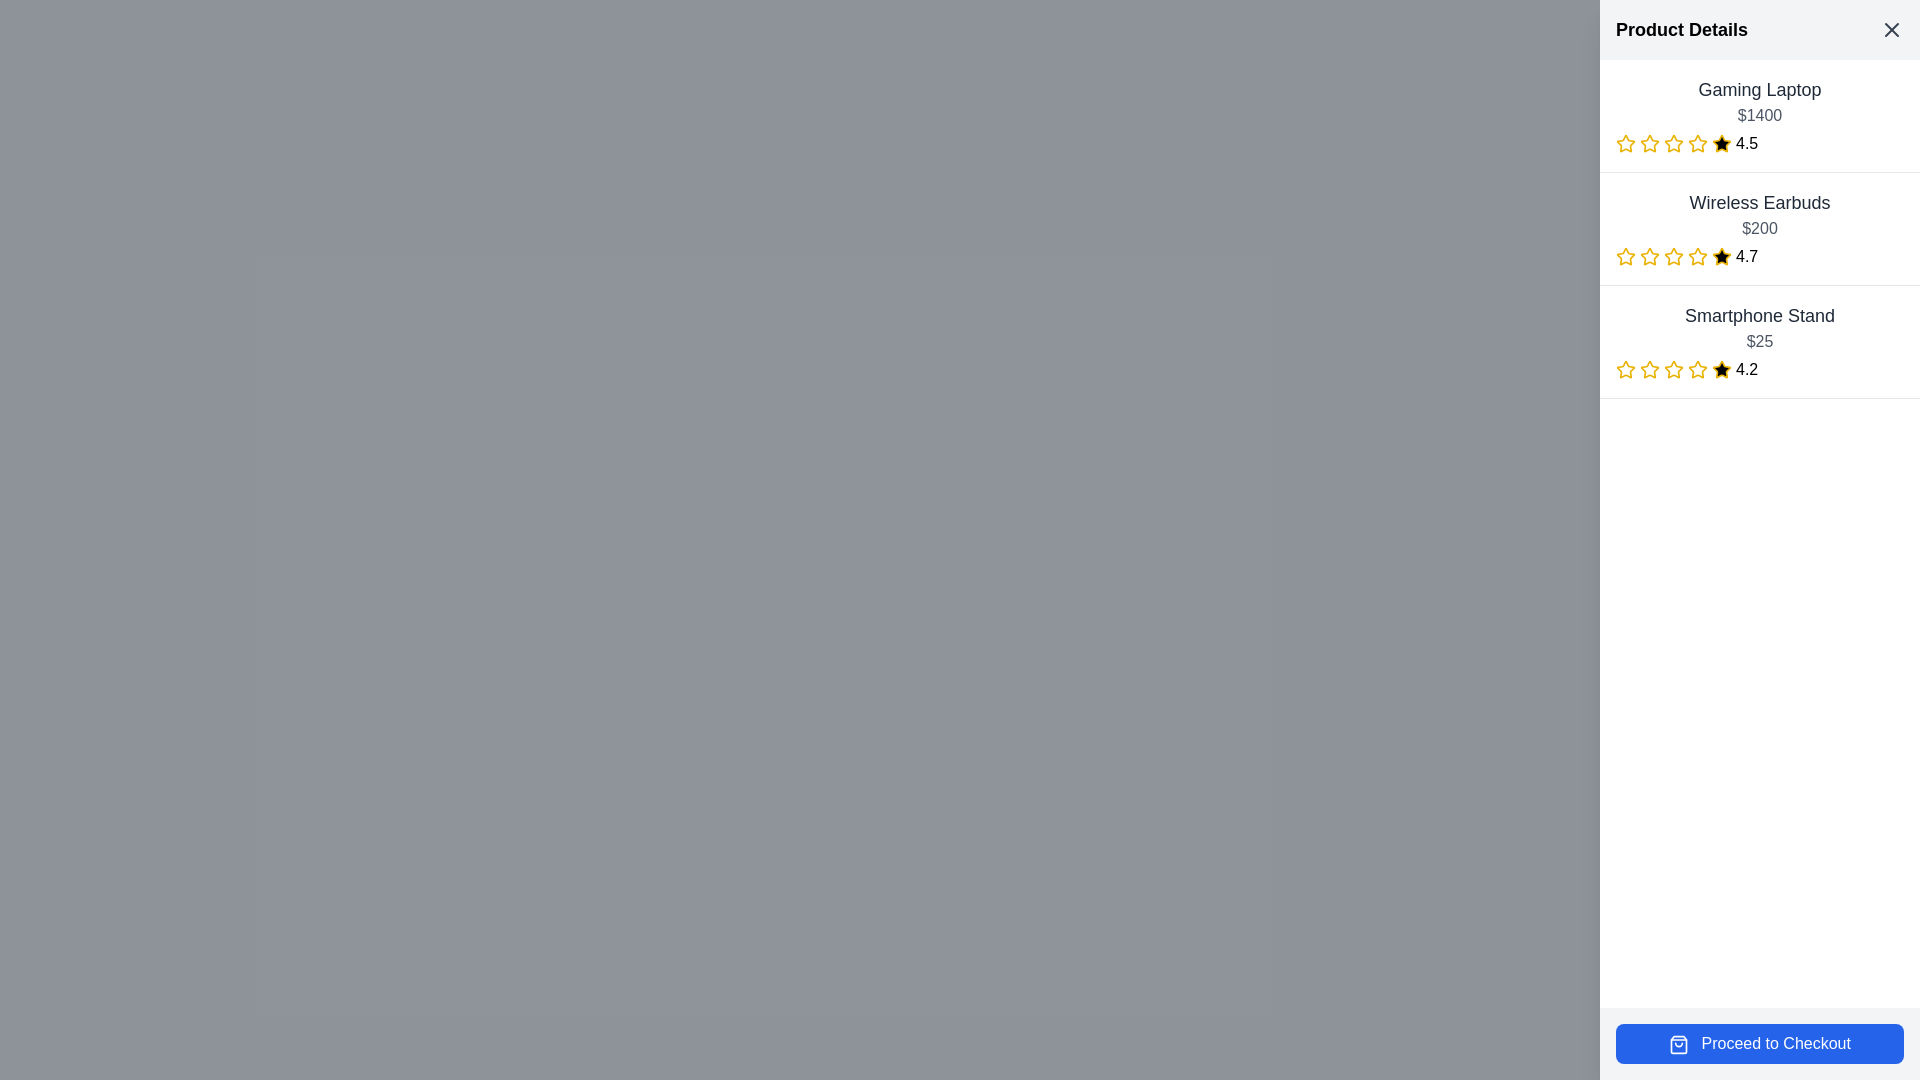 This screenshot has width=1920, height=1080. Describe the element at coordinates (1649, 254) in the screenshot. I see `the second star icon in the product rating system for the 'Wireless Earbuds' to assign a two-star rating` at that location.